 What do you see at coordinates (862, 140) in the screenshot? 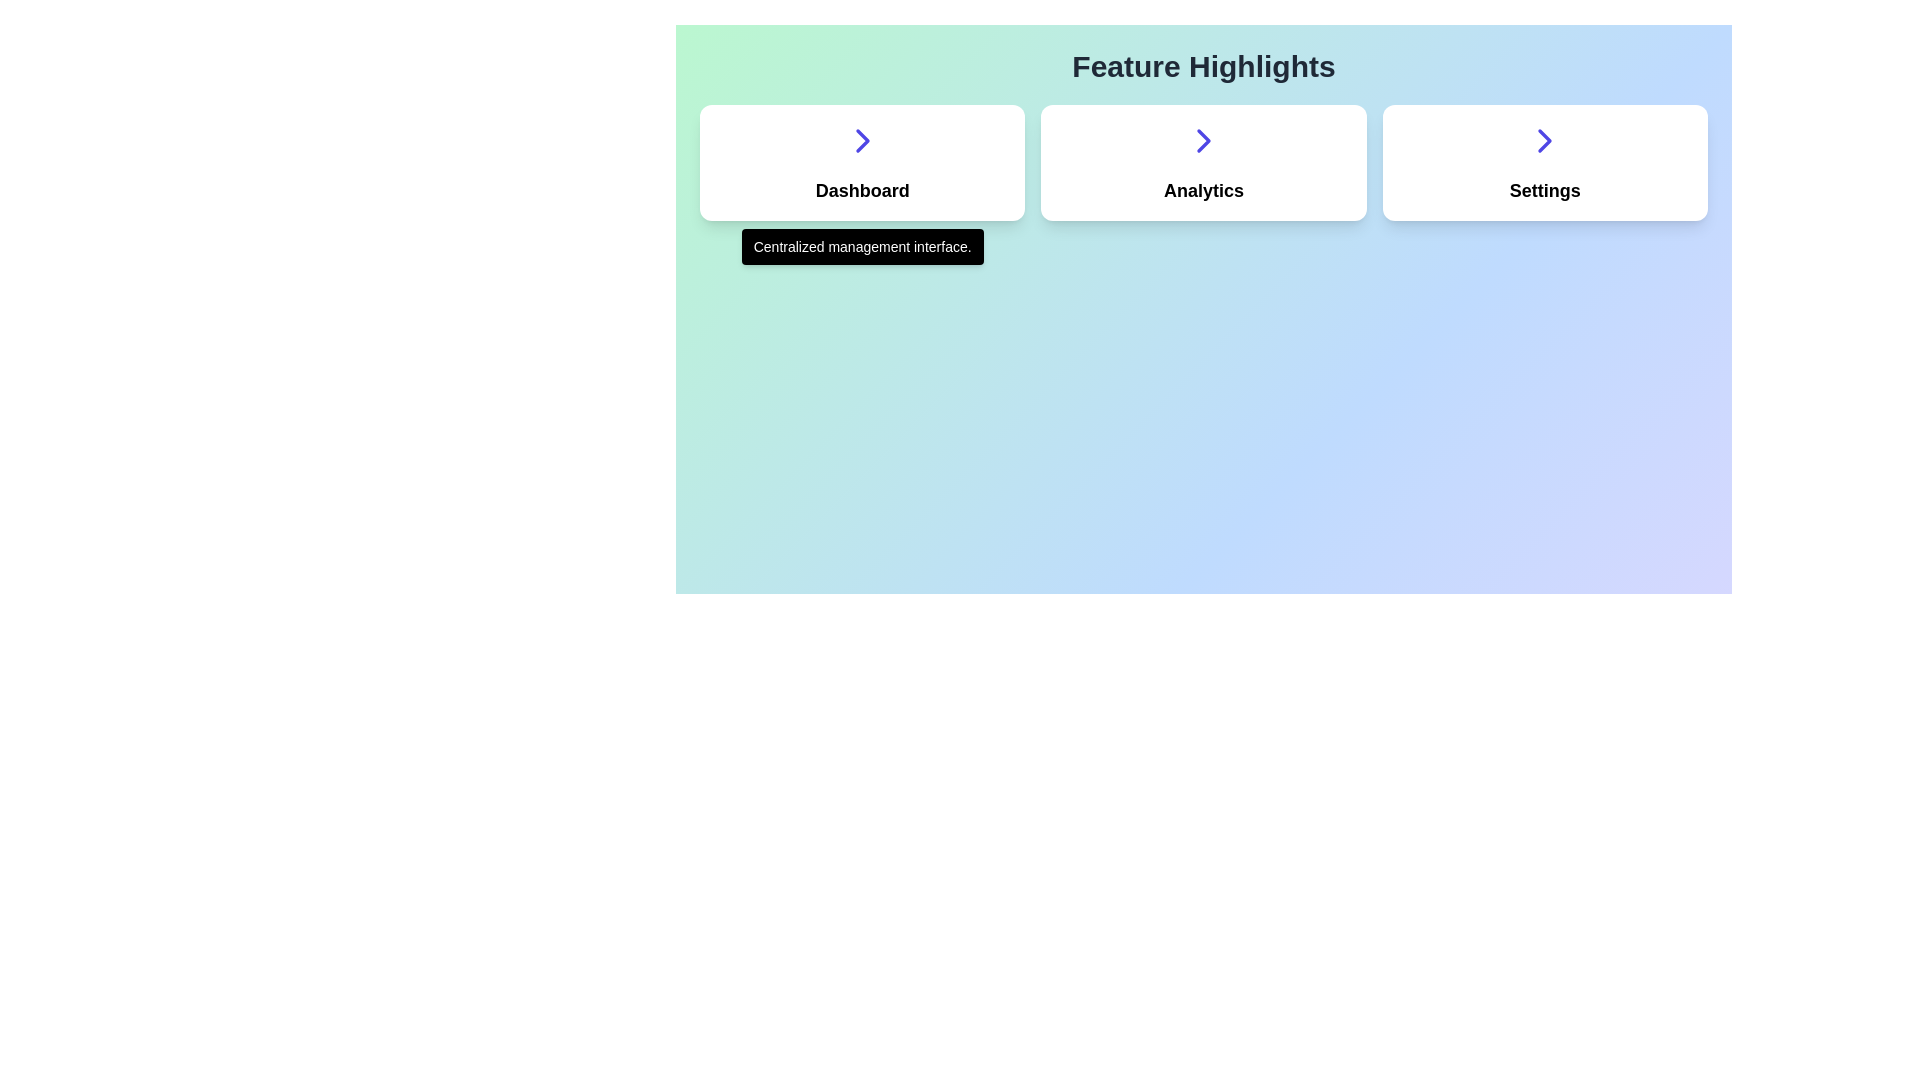
I see `the right-facing chevron arrow icon located at the center of the left card labeled 'Dashboard'` at bounding box center [862, 140].